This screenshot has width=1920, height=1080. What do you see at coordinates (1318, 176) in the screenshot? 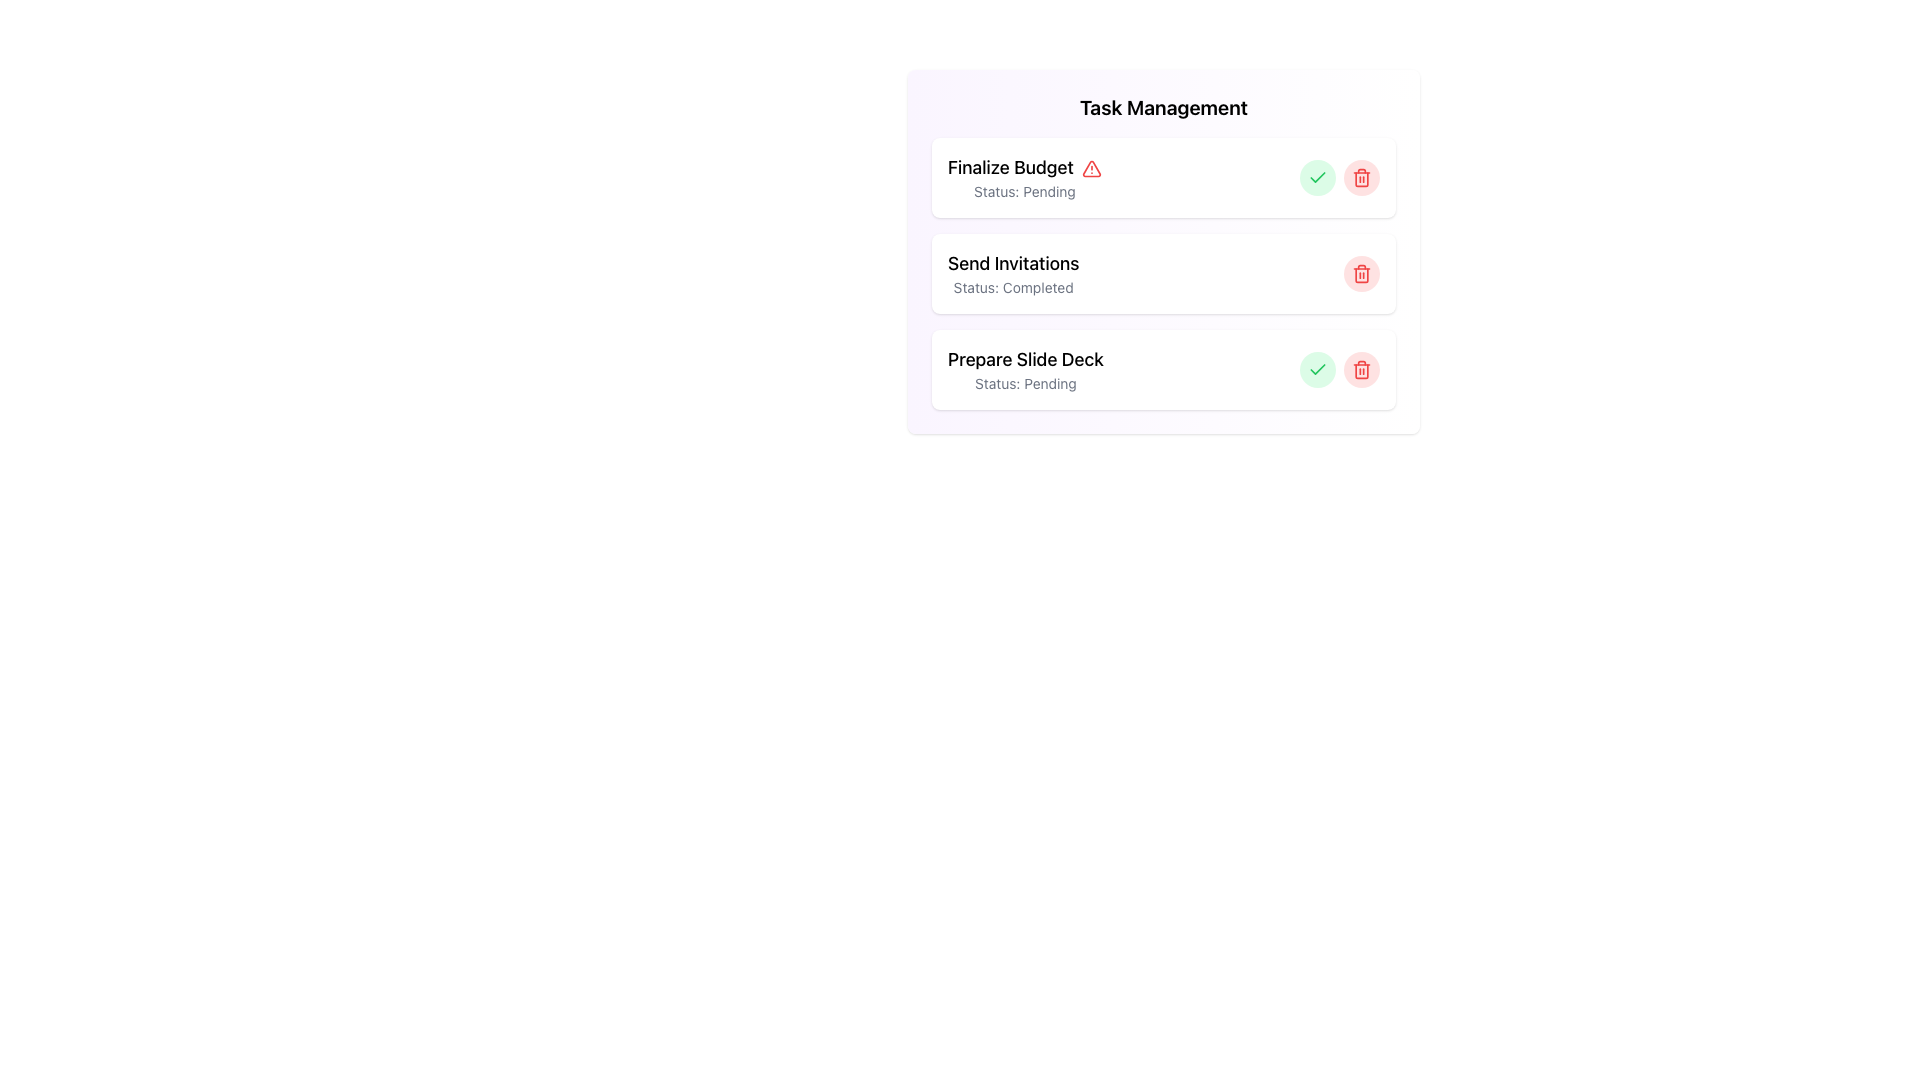
I see `the completion icon located in the third card of the task list titled 'Prepare Slide Deck', positioned to the right of the card's text` at bounding box center [1318, 176].